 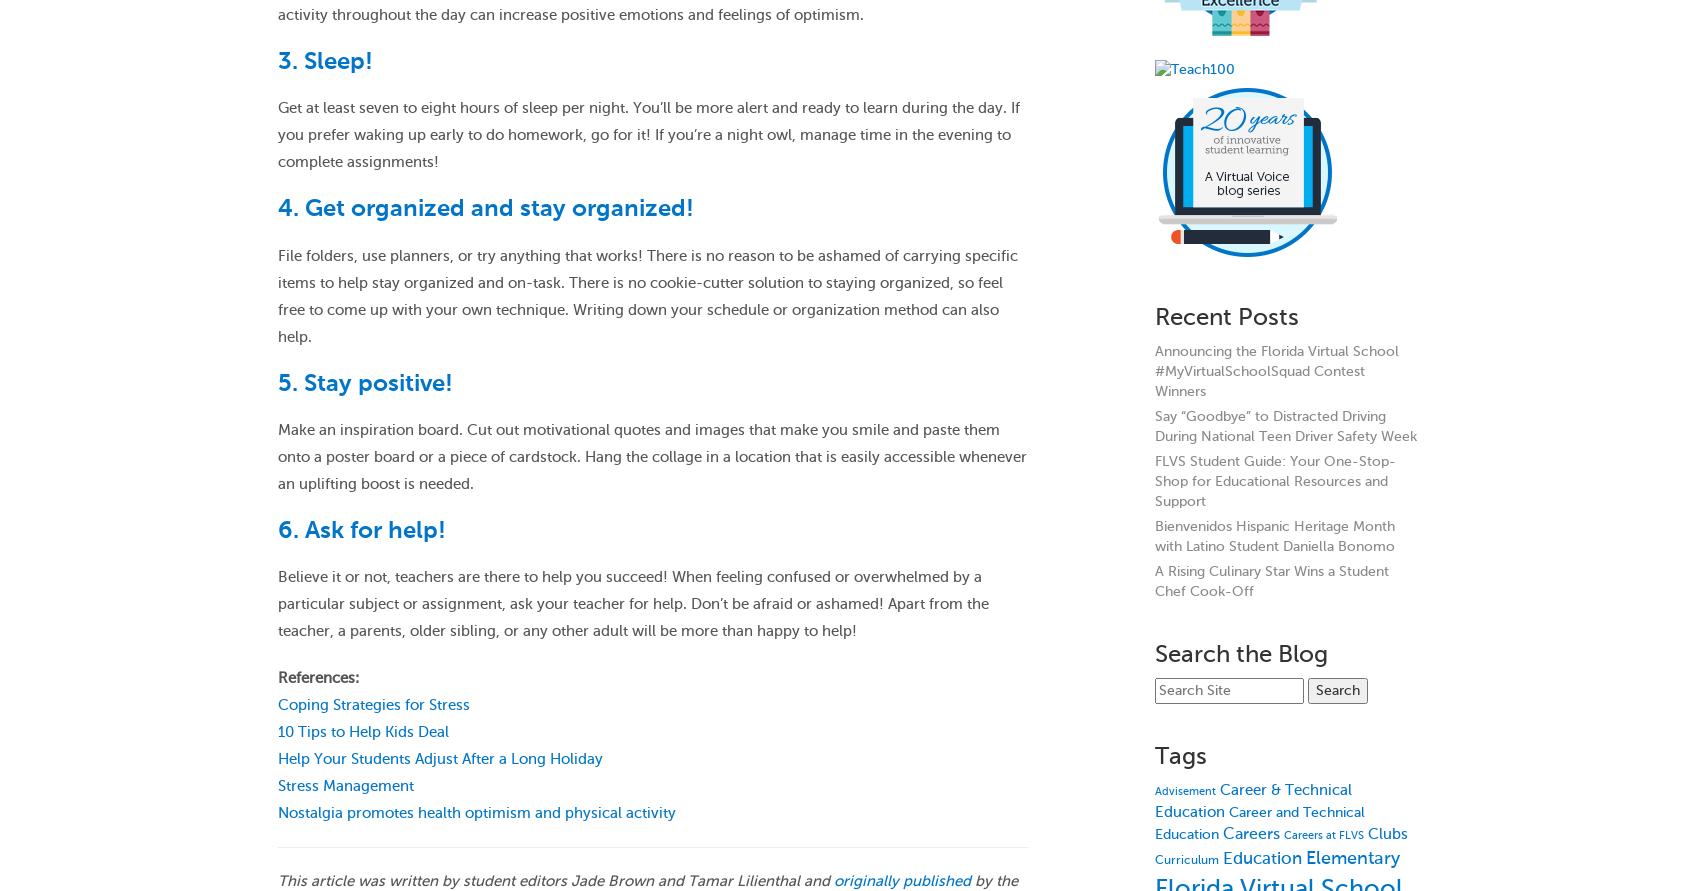 I want to click on 'Get at least seven to eight hours of sleep per night. You’ll be more alert and ready to learn during the day. If you prefer waking up early to do homework, go for it! If you’re a night owl, manage time in the evening to complete assignments!', so click(x=646, y=134).